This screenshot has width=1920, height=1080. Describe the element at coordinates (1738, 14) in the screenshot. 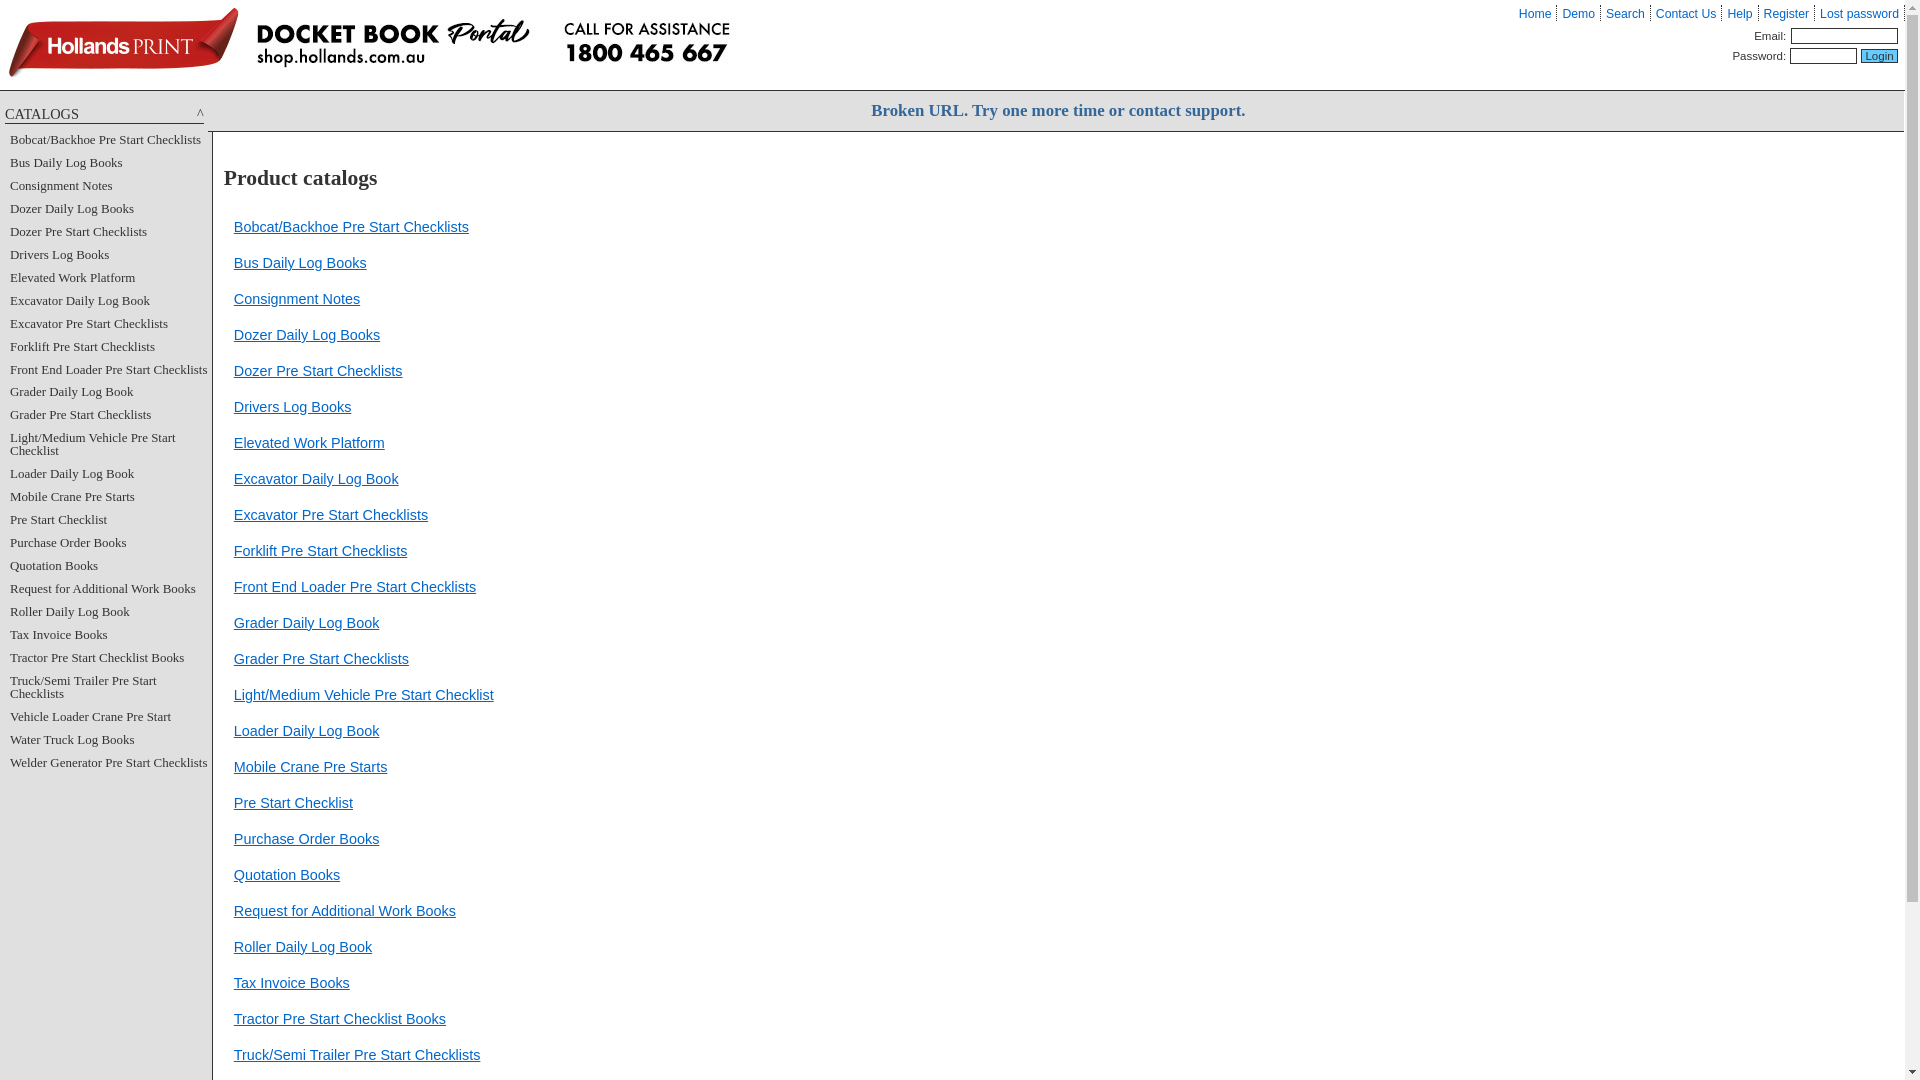

I see `'Help'` at that location.